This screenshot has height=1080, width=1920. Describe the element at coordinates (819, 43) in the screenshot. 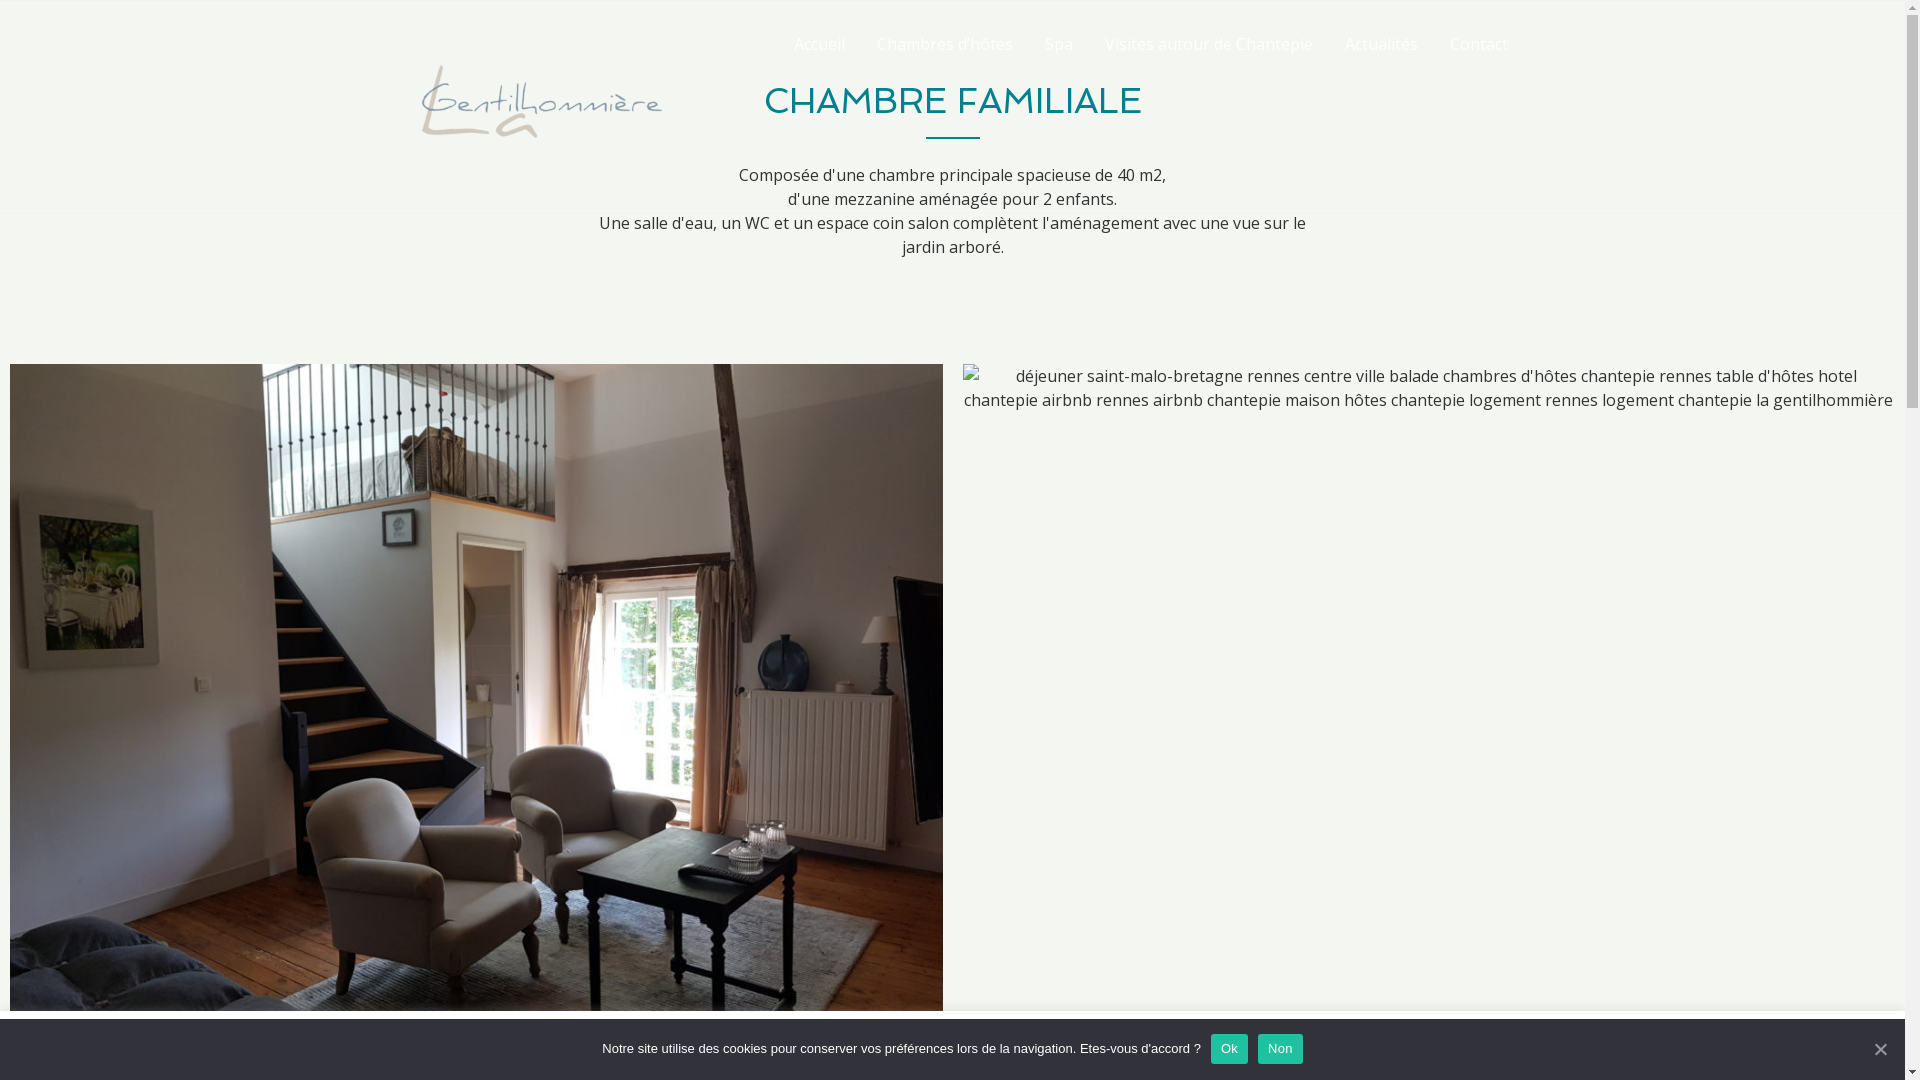

I see `'Accueil'` at that location.